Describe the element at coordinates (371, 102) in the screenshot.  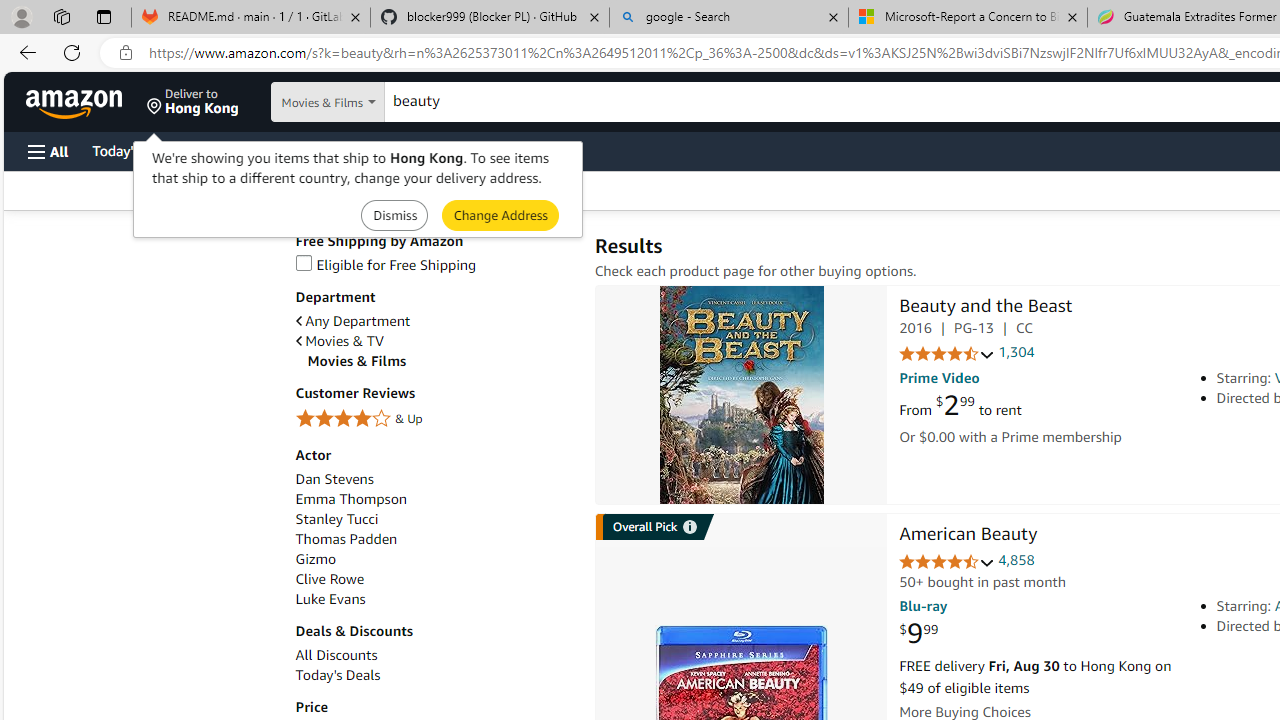
I see `'Search in'` at that location.